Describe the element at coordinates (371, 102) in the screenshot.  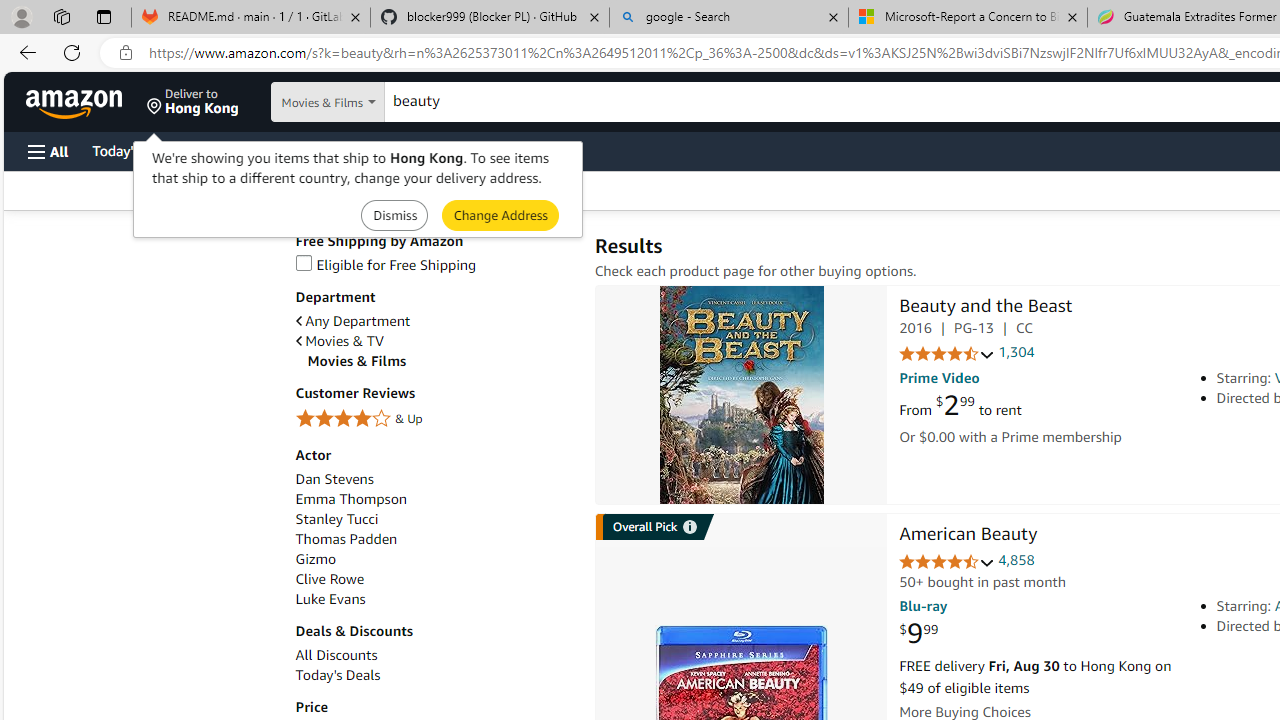
I see `'Search in'` at that location.